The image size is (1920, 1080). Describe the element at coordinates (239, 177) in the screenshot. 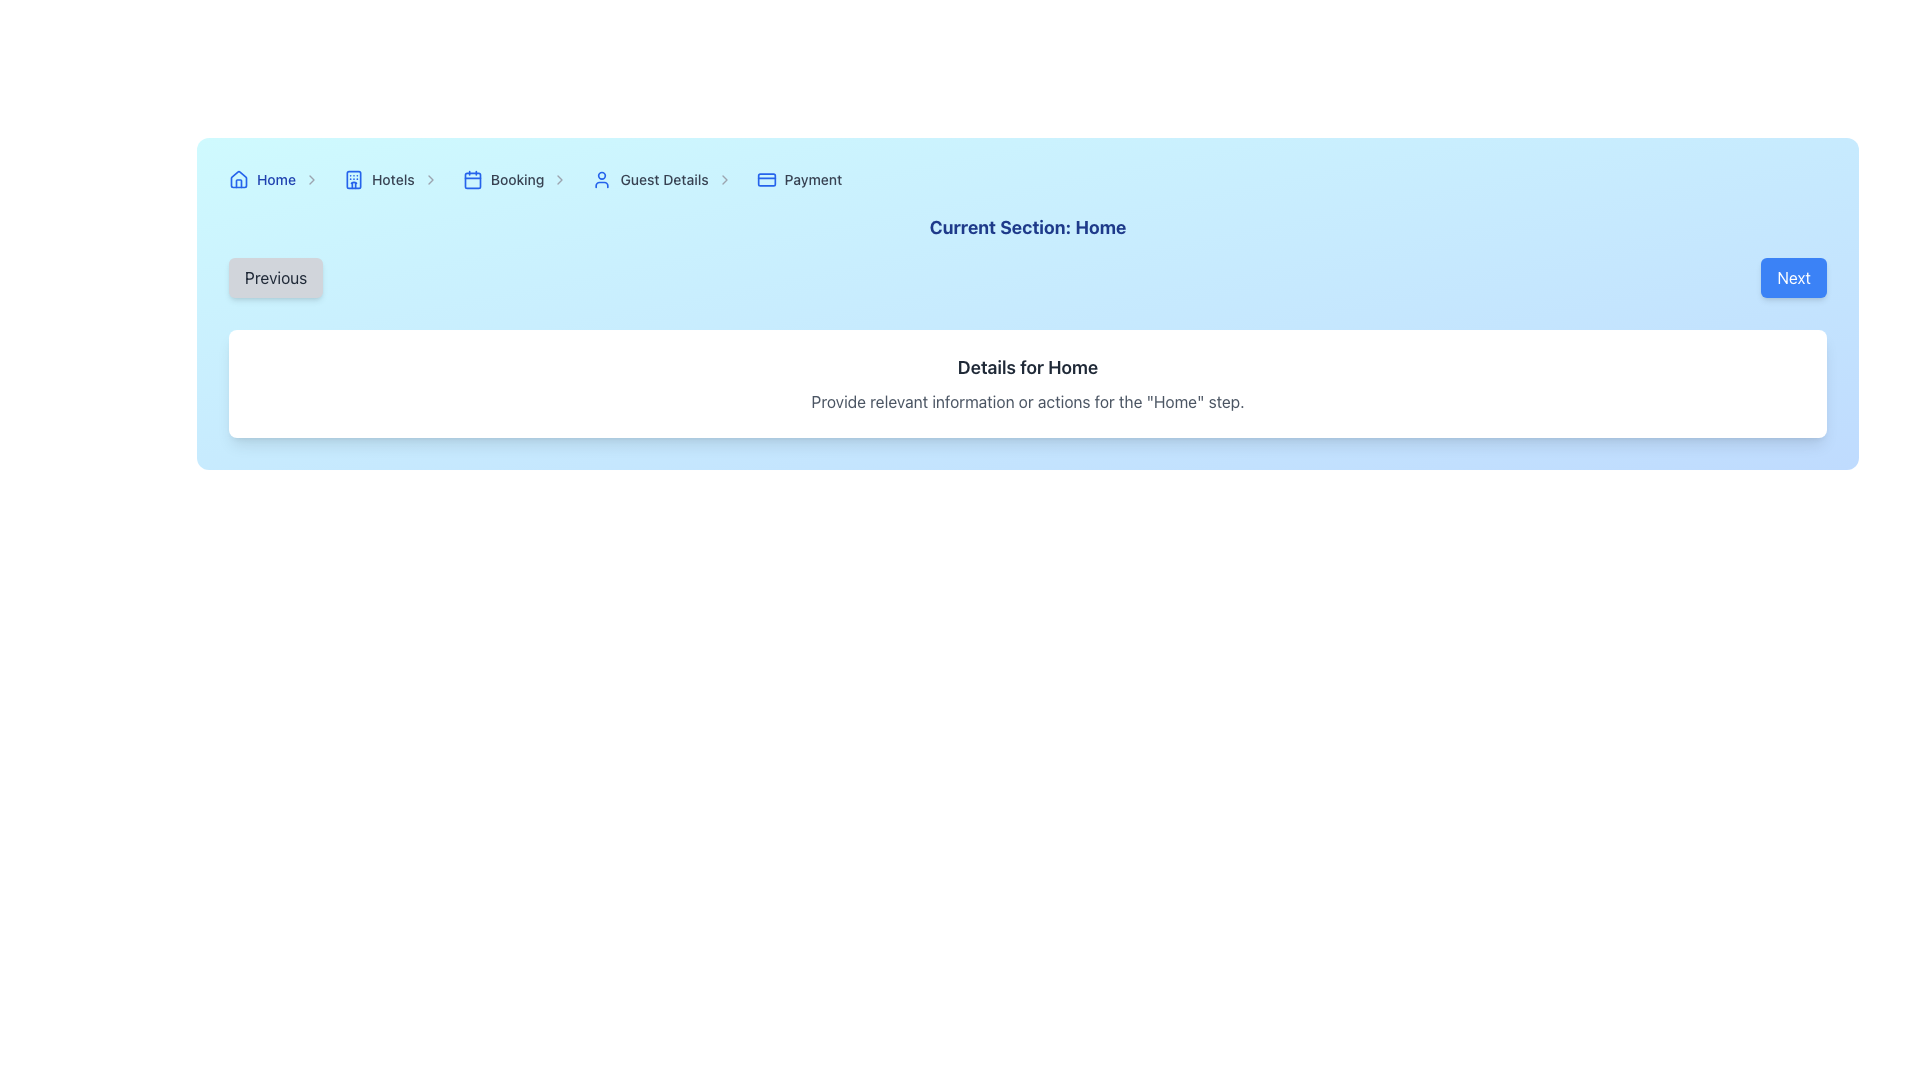

I see `the house icon located at the far-left side of the breadcrumb navigation bar` at that location.